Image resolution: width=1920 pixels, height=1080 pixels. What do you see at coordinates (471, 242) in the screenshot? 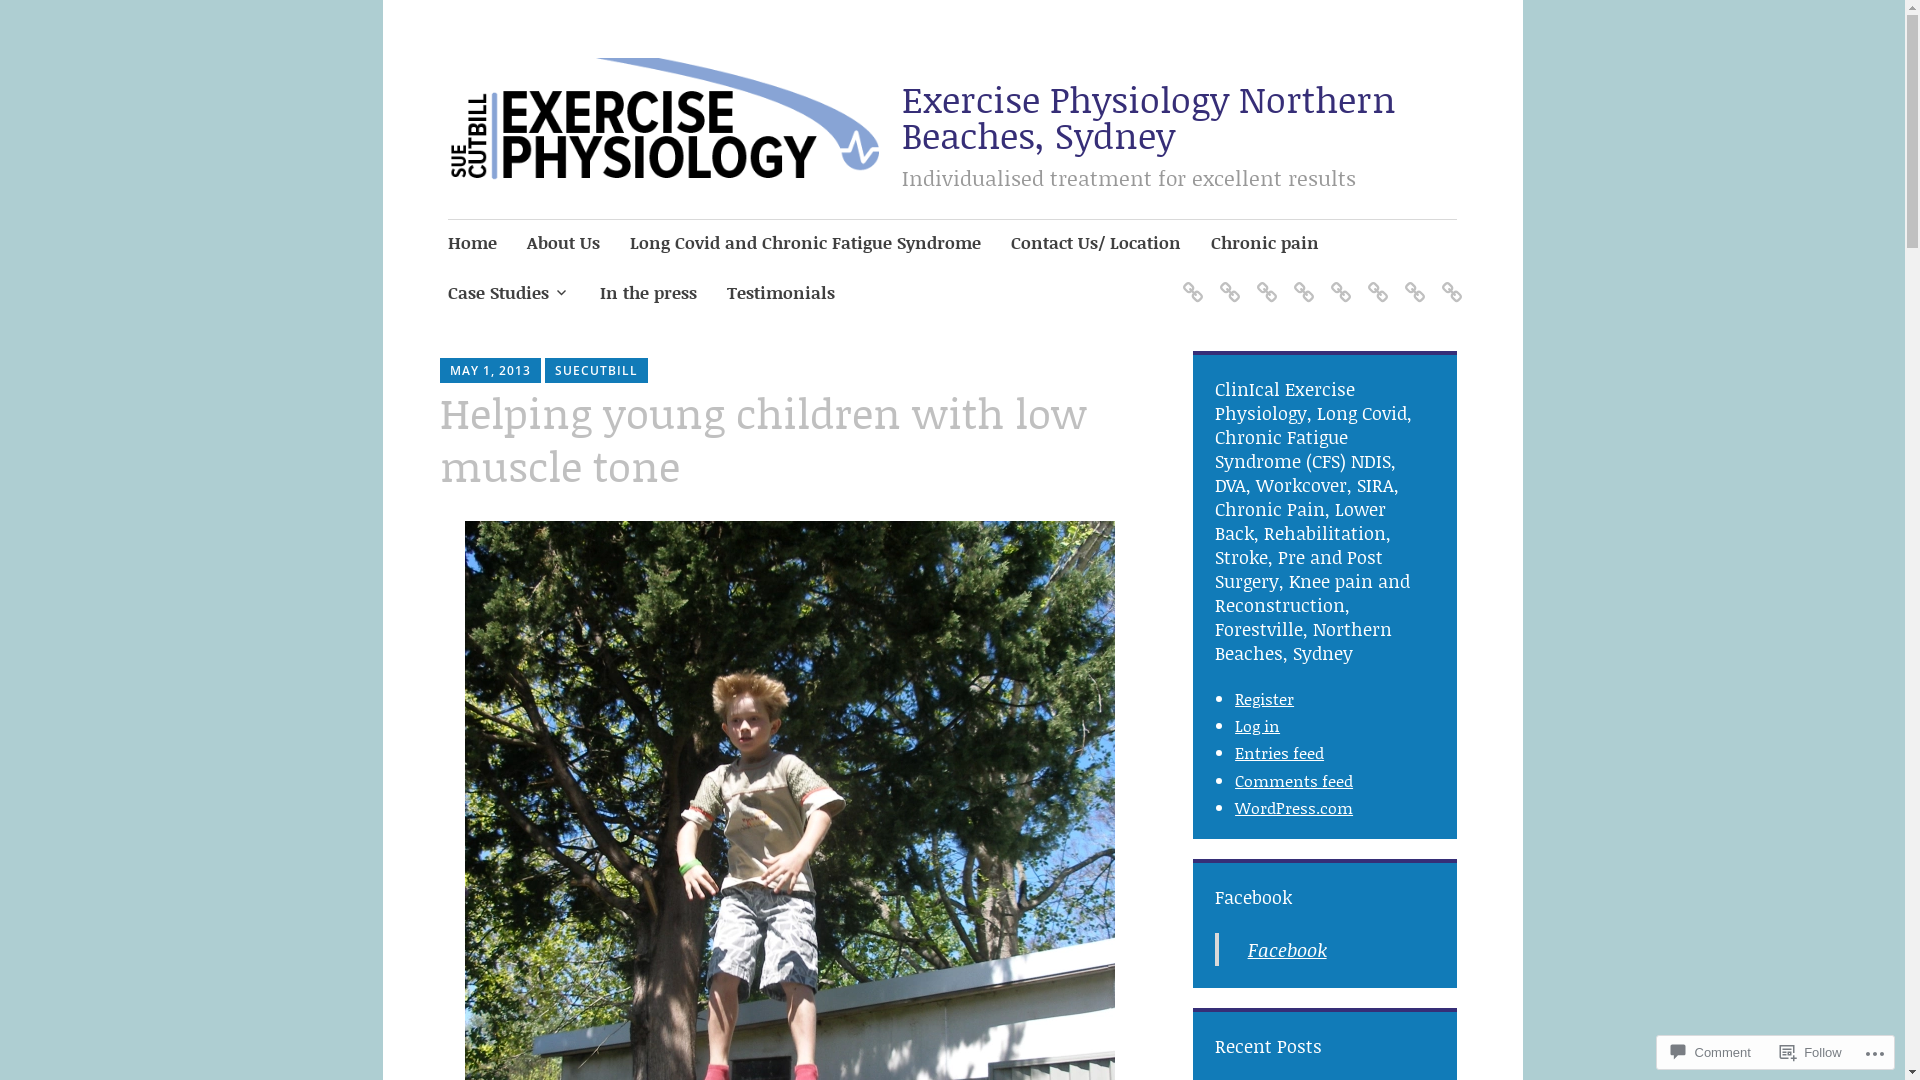
I see `'Home'` at bounding box center [471, 242].